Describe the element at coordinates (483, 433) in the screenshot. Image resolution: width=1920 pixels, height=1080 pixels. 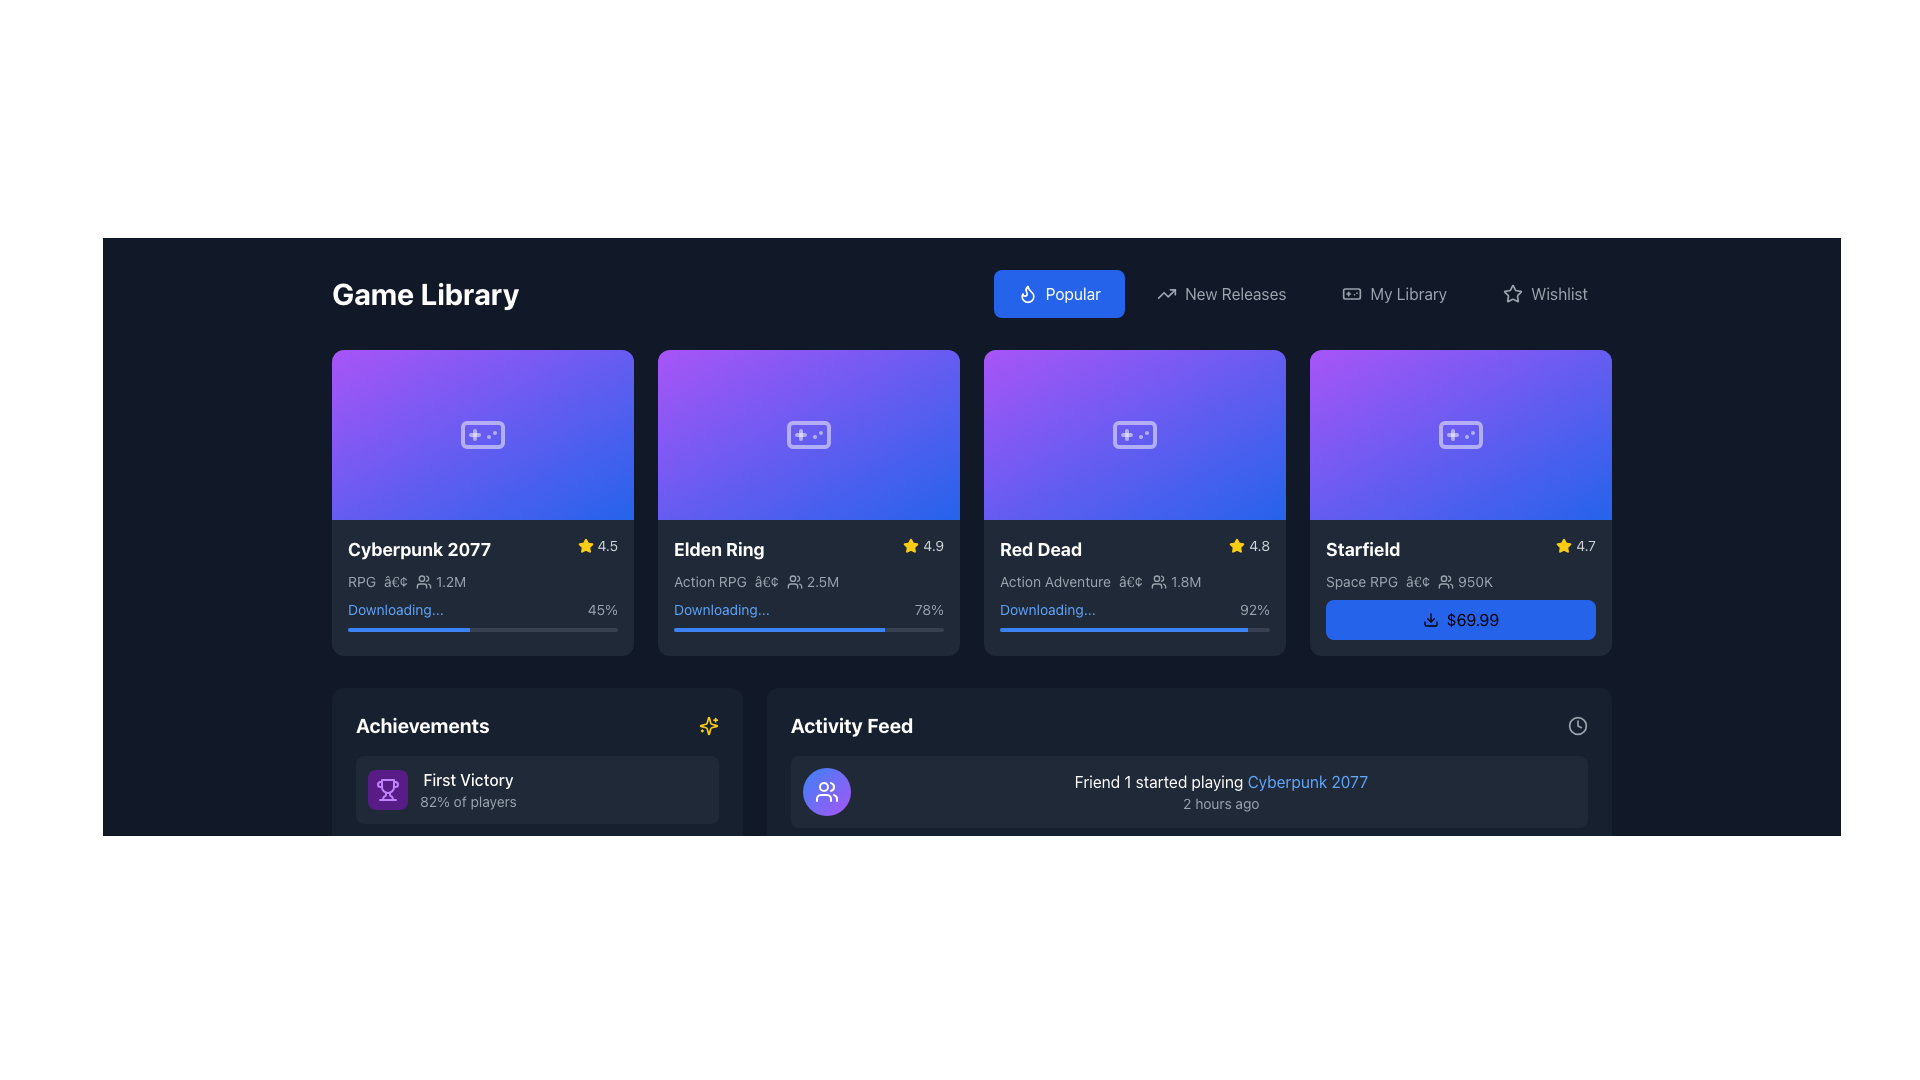
I see `the image placeholder representing the game 'Cyberpunk 2077' located at the upper portion of its card in the game library` at that location.